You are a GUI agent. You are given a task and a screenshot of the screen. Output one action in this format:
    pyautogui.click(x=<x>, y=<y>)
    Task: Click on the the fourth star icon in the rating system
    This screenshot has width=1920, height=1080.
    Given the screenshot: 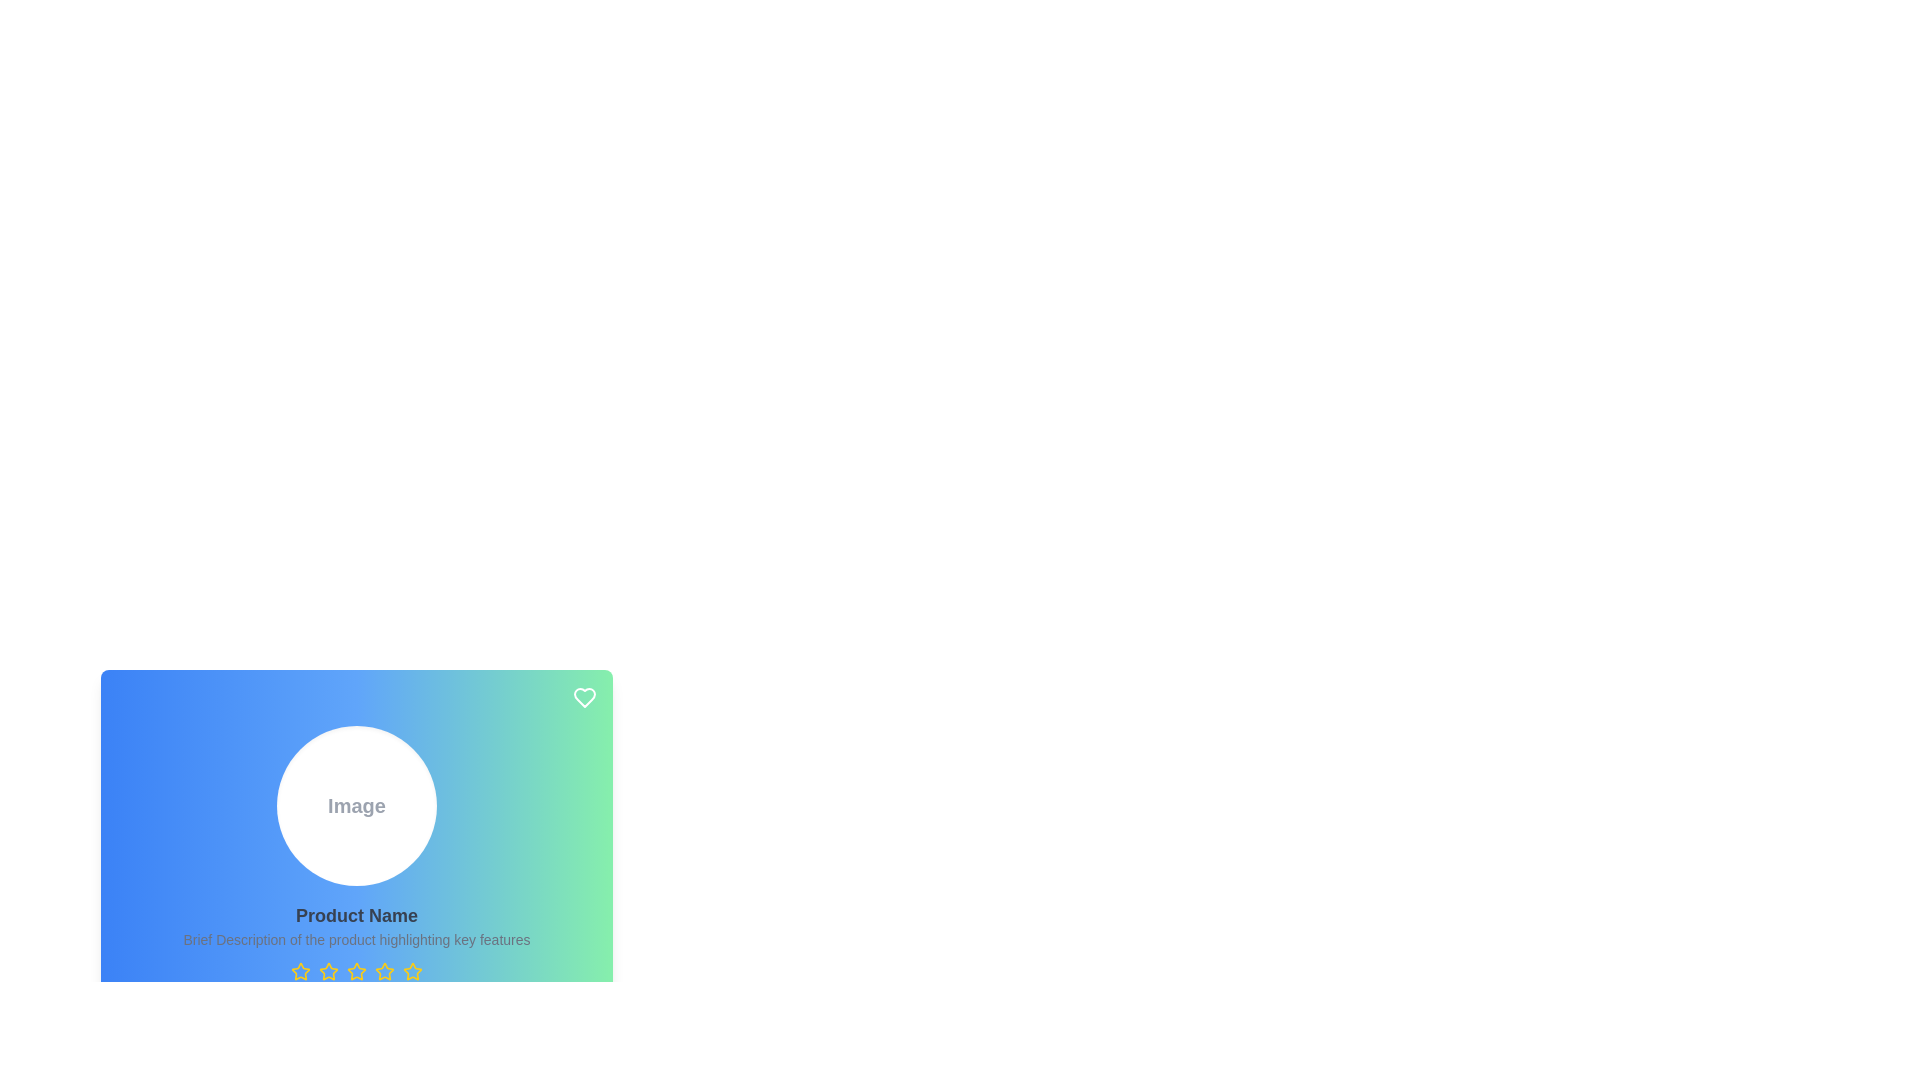 What is the action you would take?
    pyautogui.click(x=384, y=970)
    